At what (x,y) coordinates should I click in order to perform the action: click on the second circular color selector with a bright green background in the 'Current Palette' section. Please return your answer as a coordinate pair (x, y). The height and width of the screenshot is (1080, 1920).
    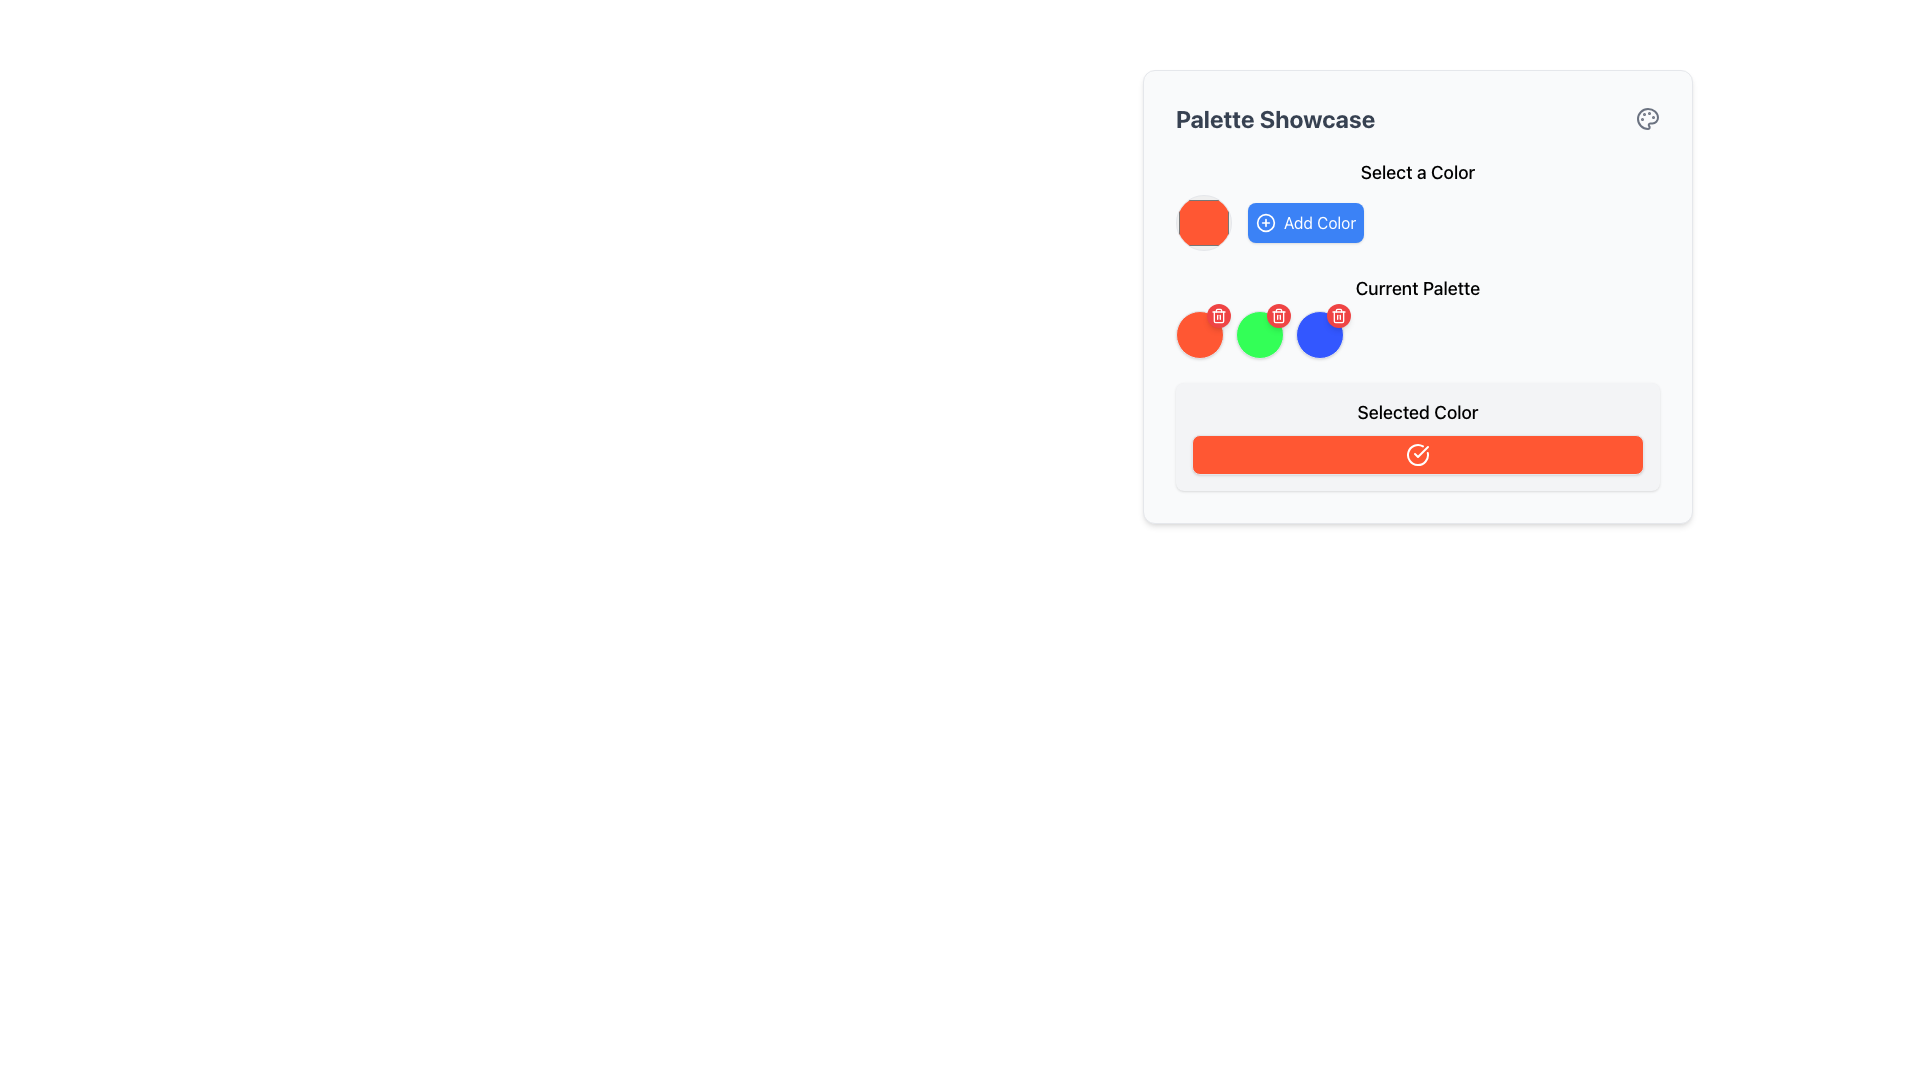
    Looking at the image, I should click on (1258, 334).